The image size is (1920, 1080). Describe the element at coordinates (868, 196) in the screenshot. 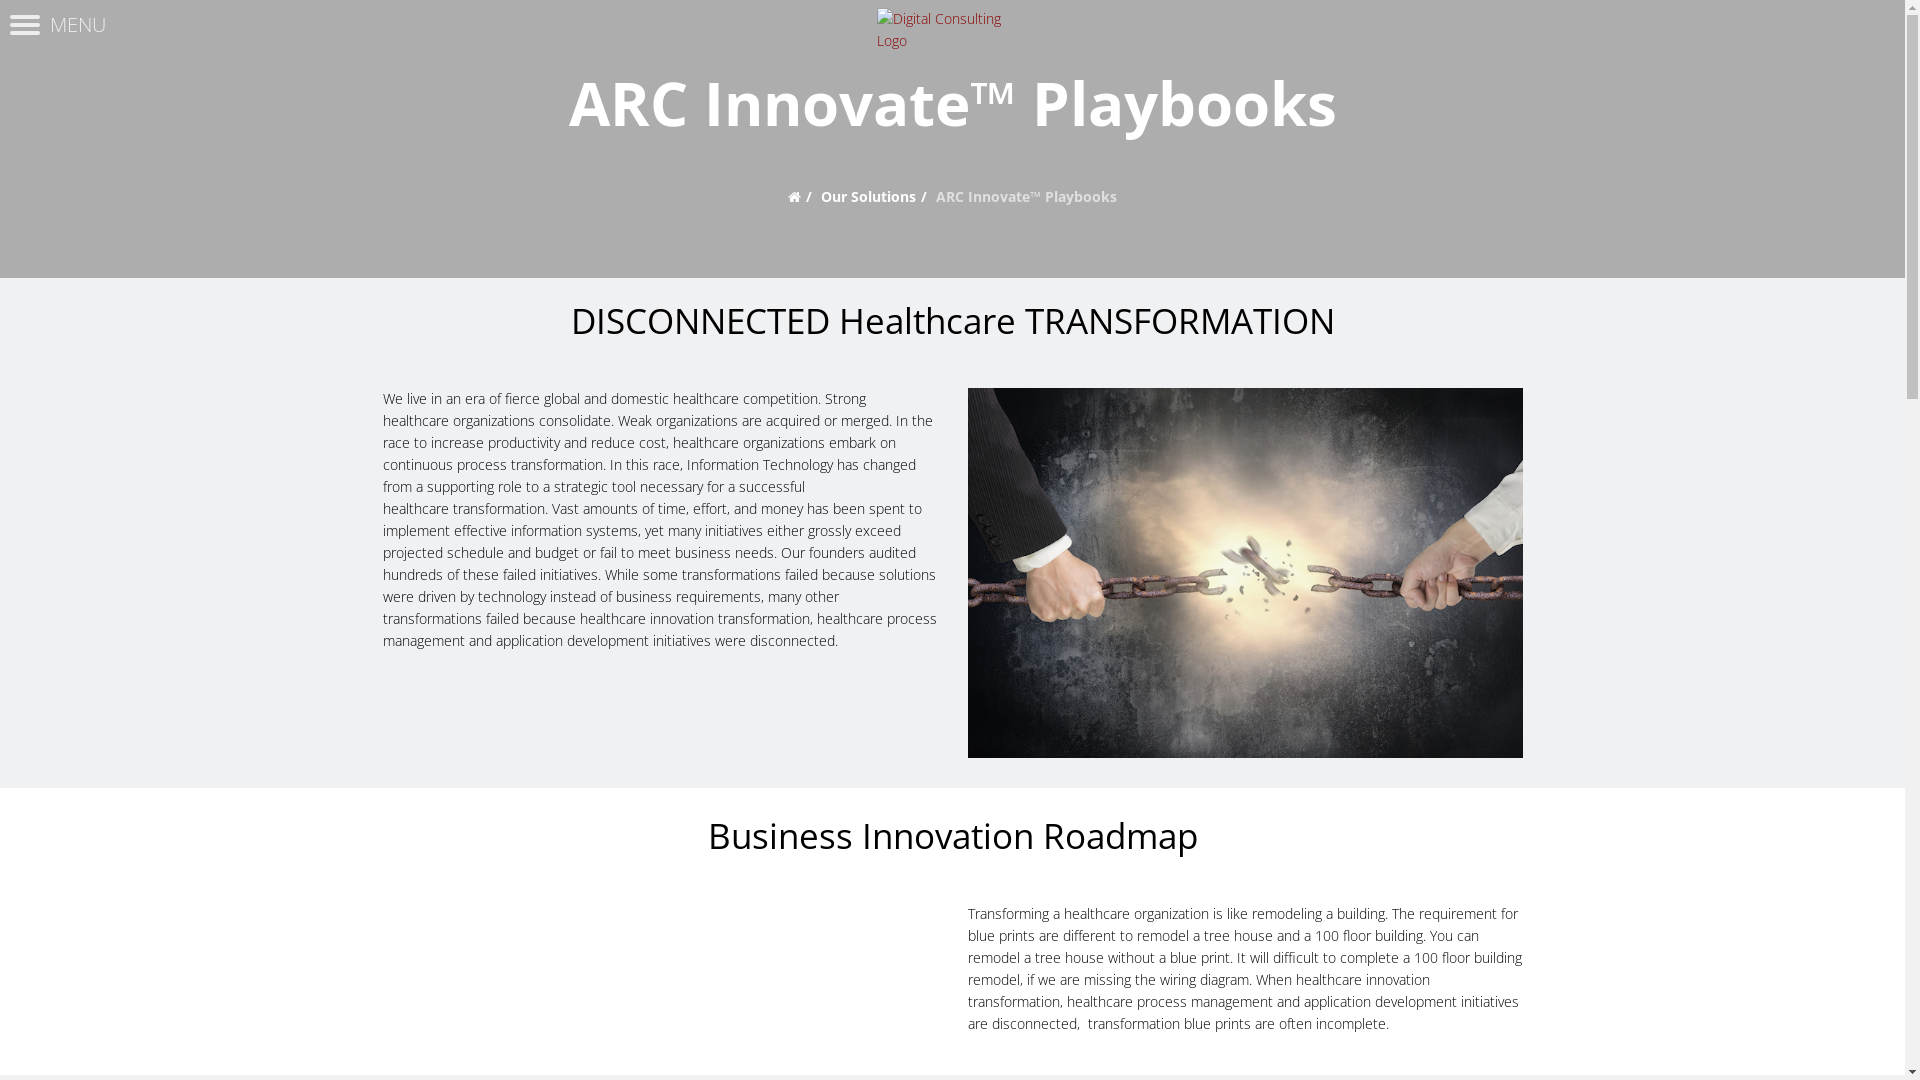

I see `'Our Solutions'` at that location.